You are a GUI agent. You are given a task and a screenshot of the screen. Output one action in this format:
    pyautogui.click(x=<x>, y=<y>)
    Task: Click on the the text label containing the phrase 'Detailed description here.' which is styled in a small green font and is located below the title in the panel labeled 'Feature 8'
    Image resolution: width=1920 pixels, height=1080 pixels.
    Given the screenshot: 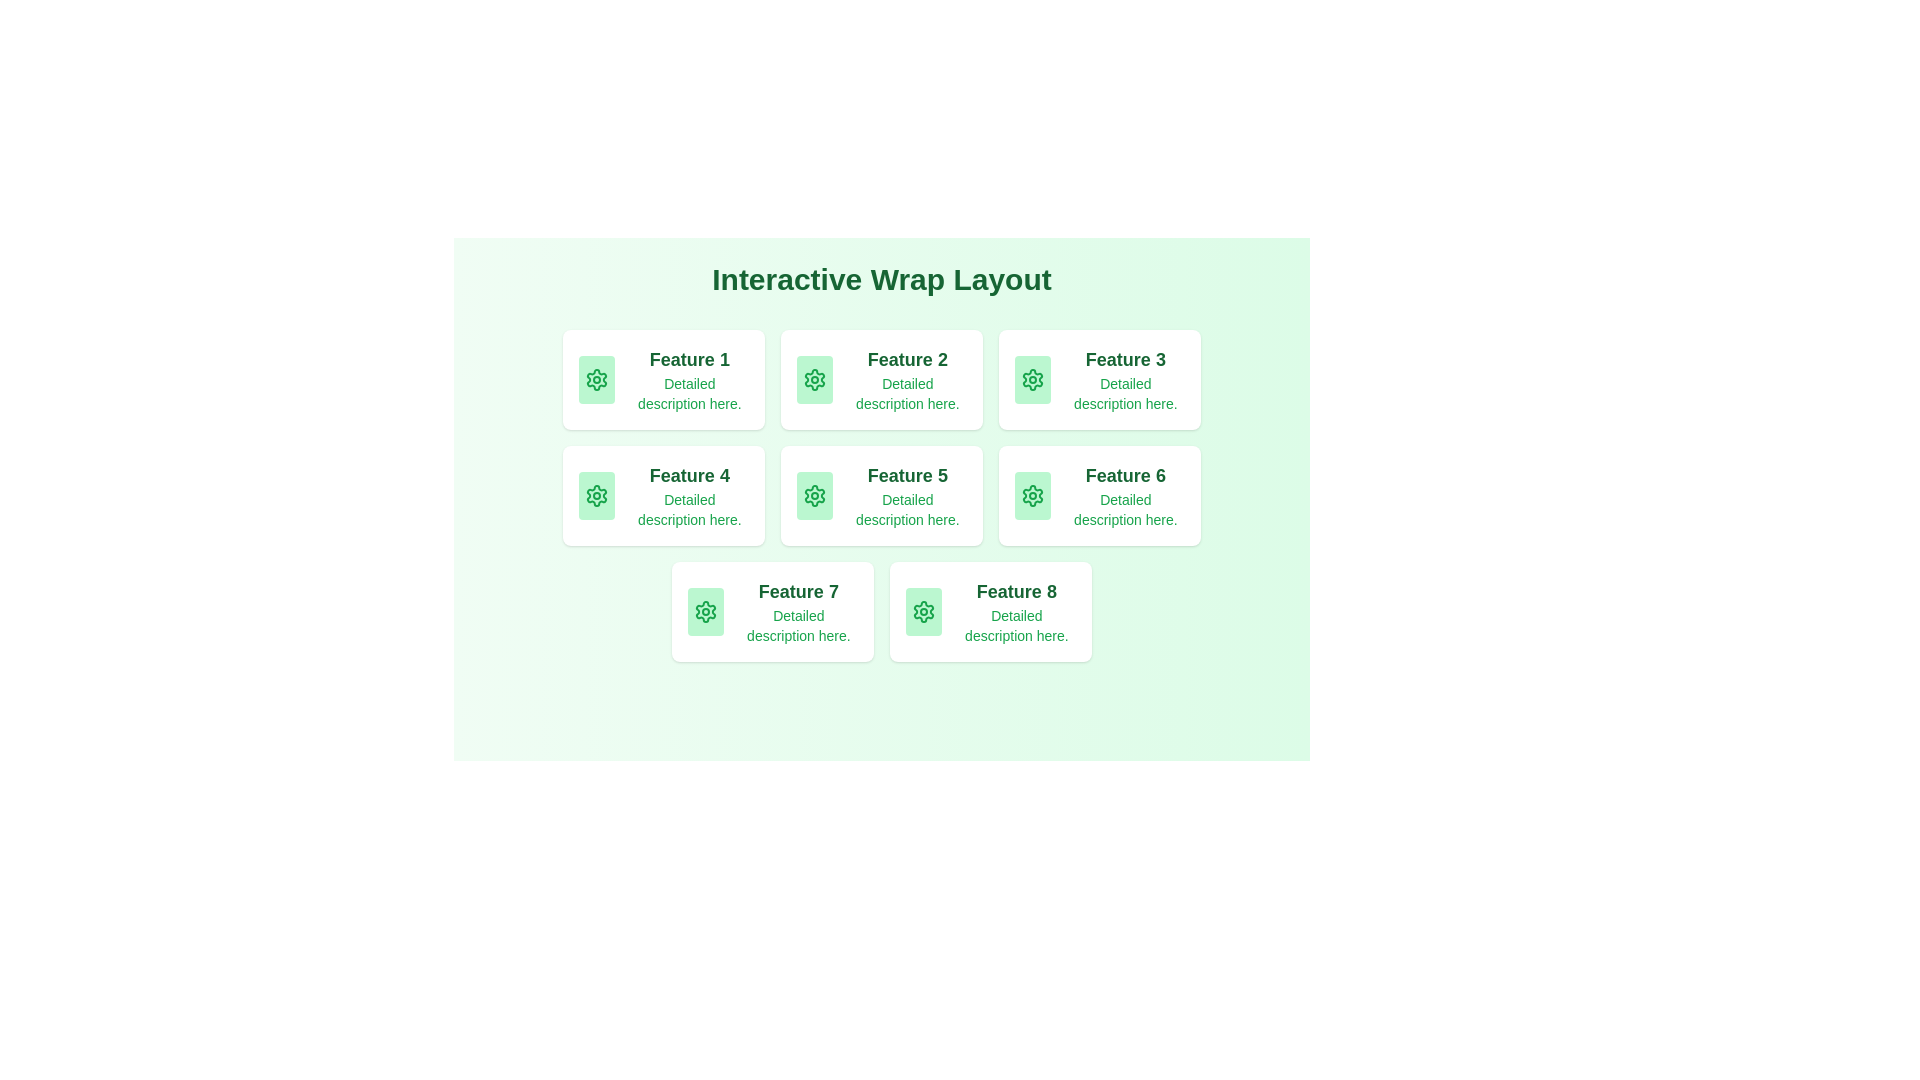 What is the action you would take?
    pyautogui.click(x=1016, y=624)
    